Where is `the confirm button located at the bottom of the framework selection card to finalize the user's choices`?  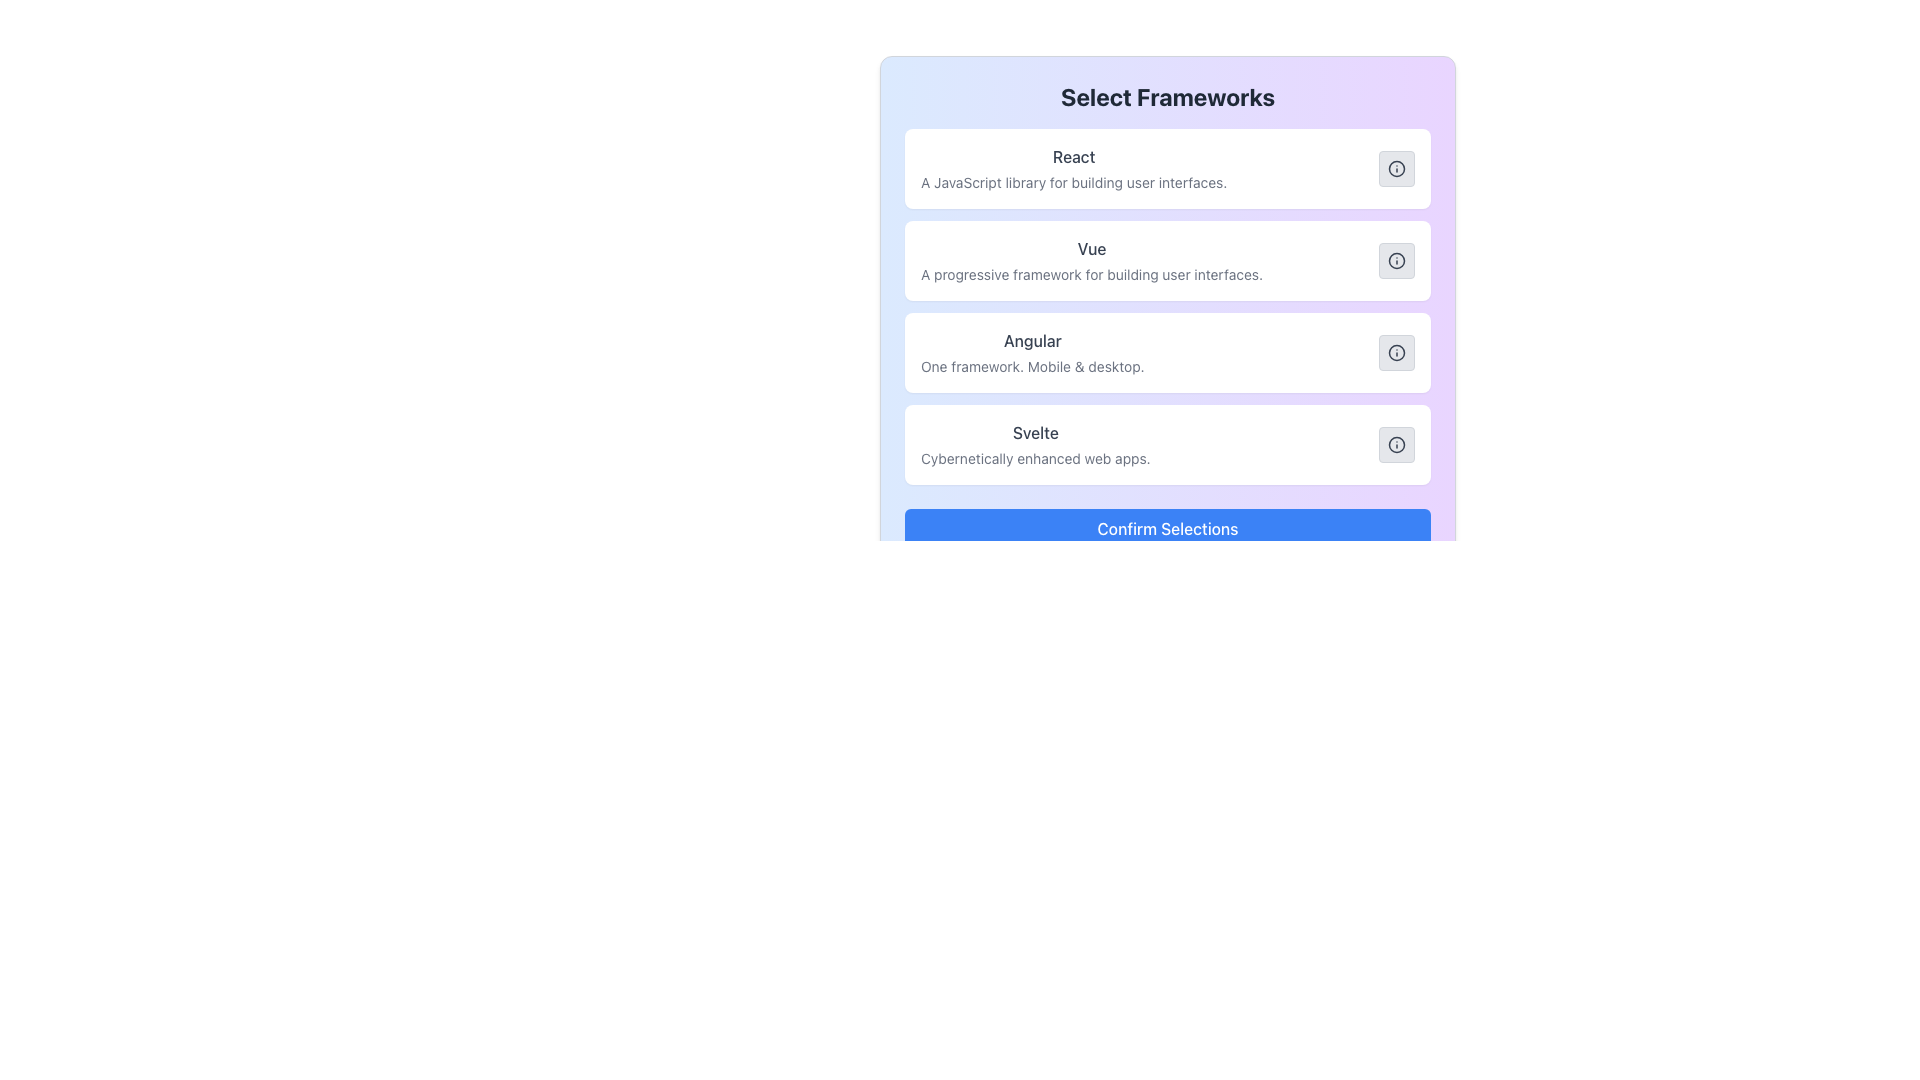
the confirm button located at the bottom of the framework selection card to finalize the user's choices is located at coordinates (1167, 527).